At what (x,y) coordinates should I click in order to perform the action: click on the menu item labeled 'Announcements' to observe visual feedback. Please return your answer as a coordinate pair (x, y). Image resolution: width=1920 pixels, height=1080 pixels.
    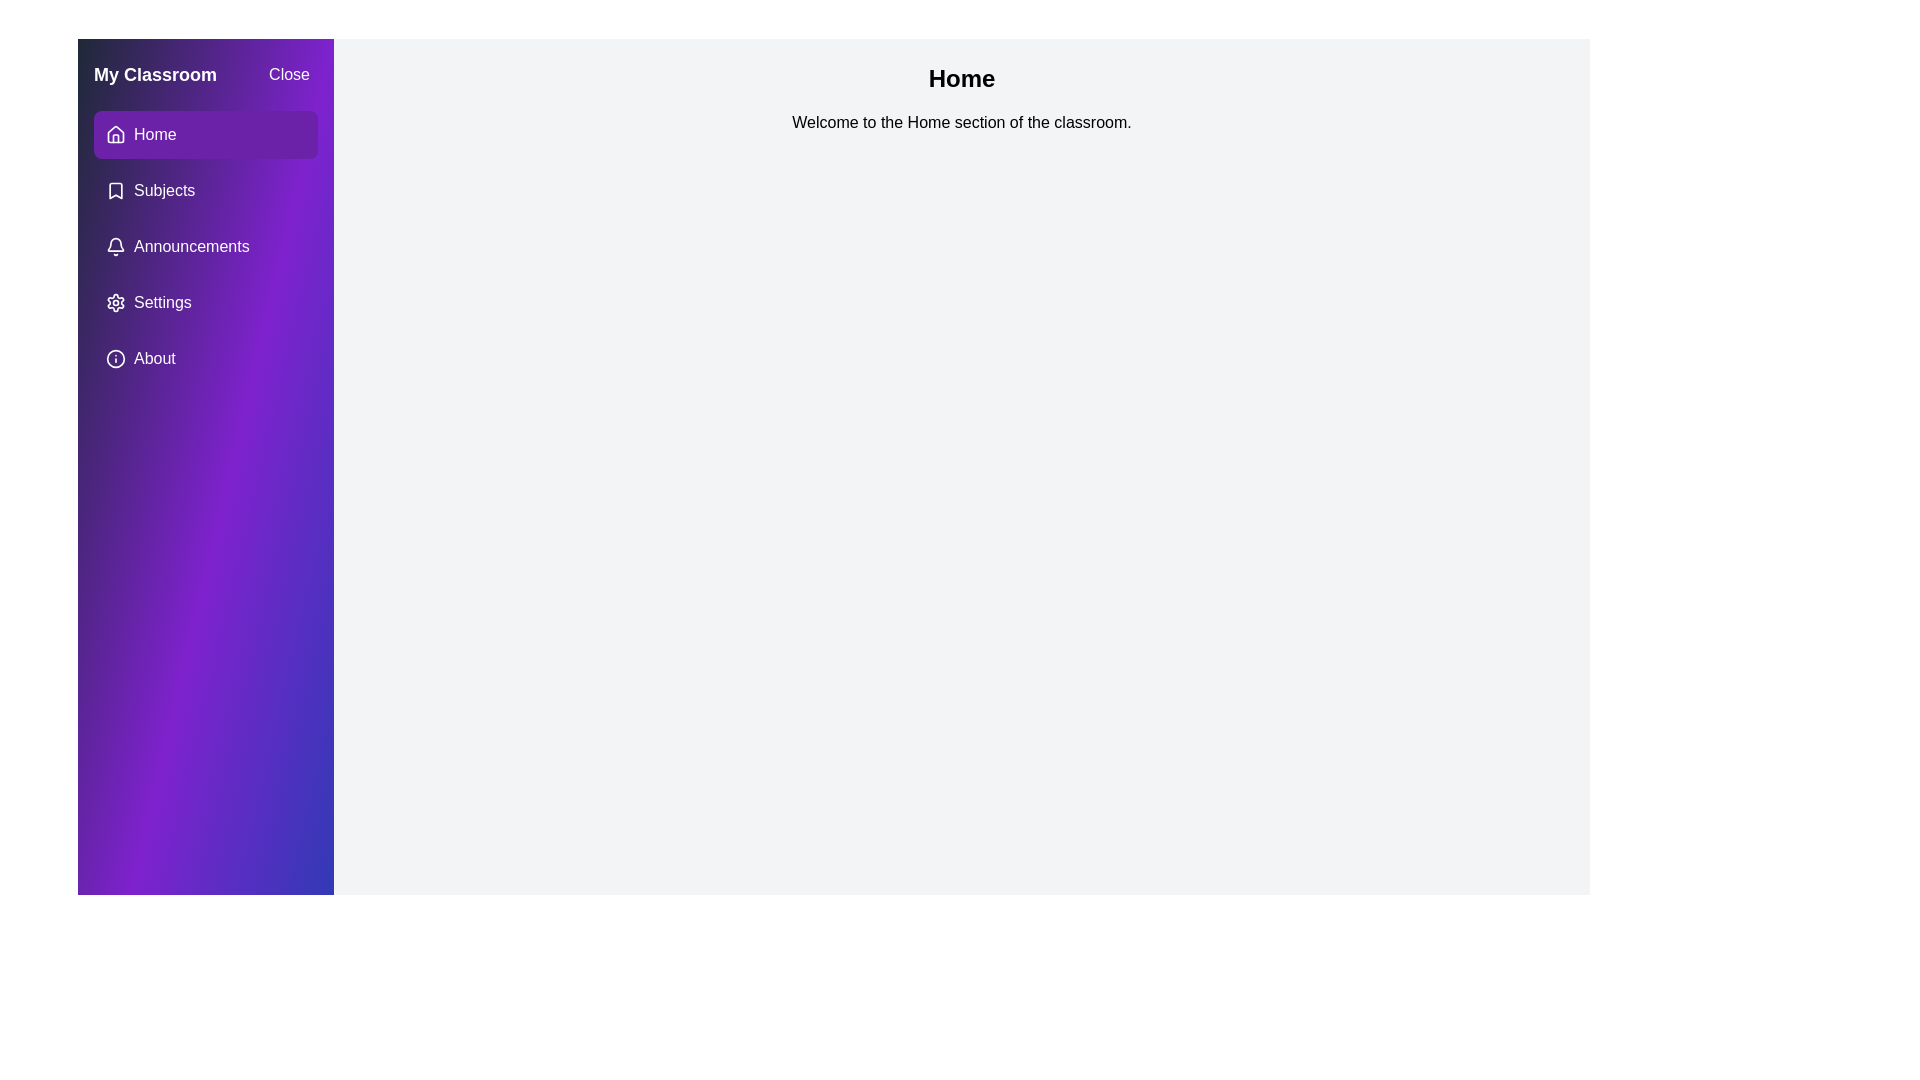
    Looking at the image, I should click on (206, 245).